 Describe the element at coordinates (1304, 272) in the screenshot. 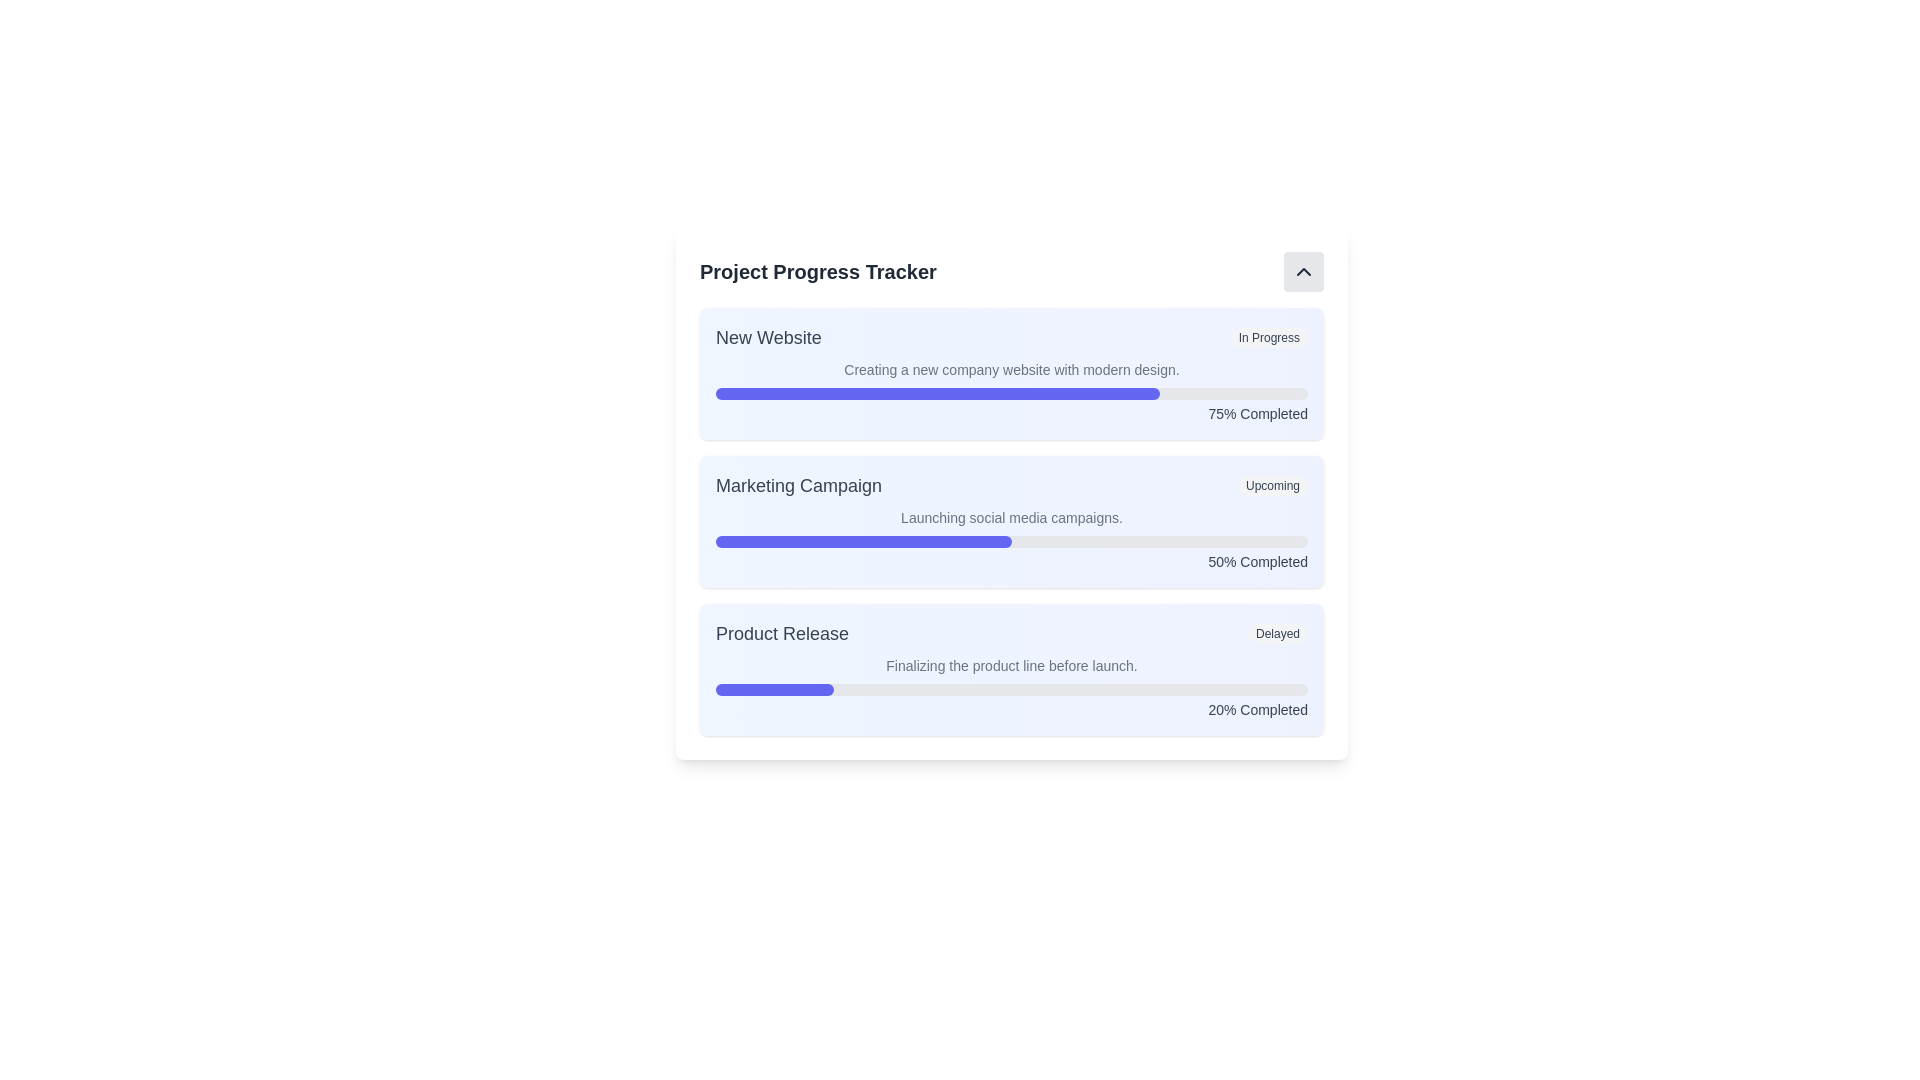

I see `the upward navigation icon located in the top-right corner of the interface` at that location.